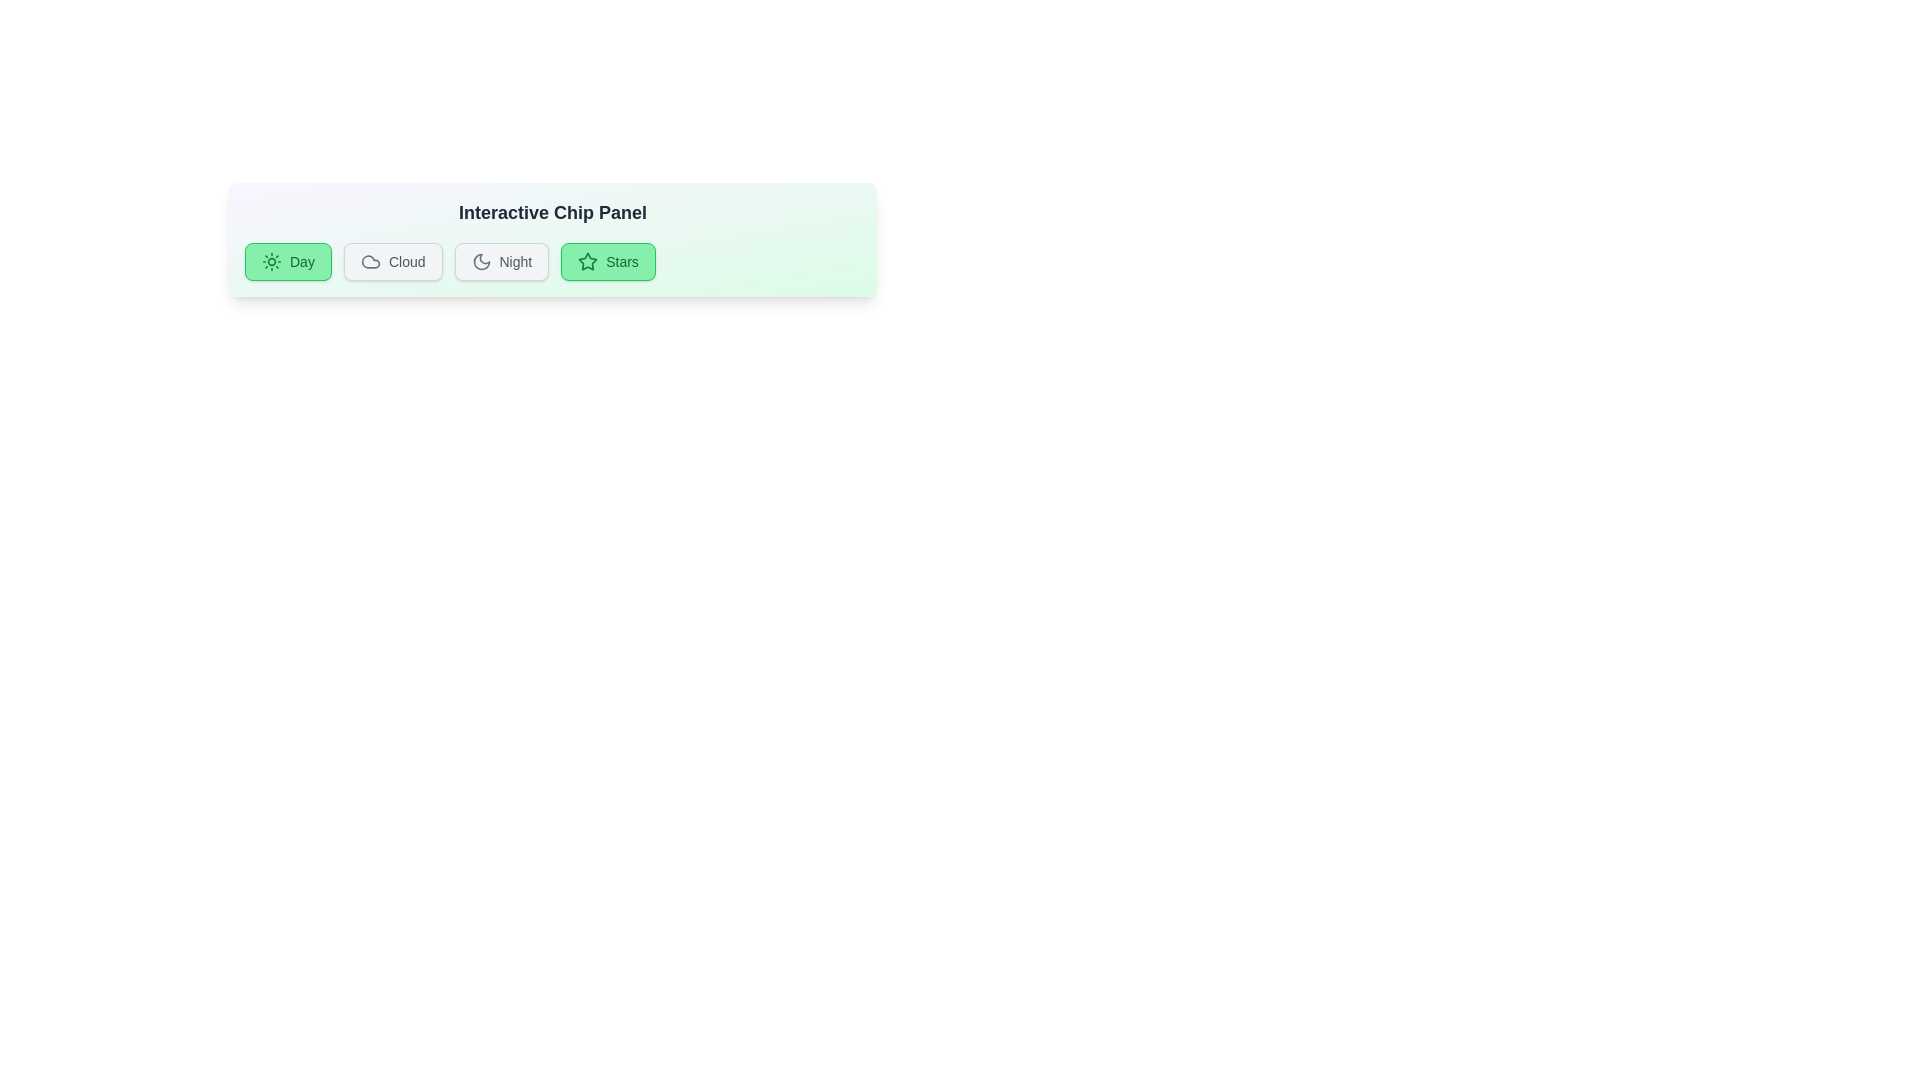 Image resolution: width=1920 pixels, height=1080 pixels. Describe the element at coordinates (287, 261) in the screenshot. I see `the chip labeled Day` at that location.